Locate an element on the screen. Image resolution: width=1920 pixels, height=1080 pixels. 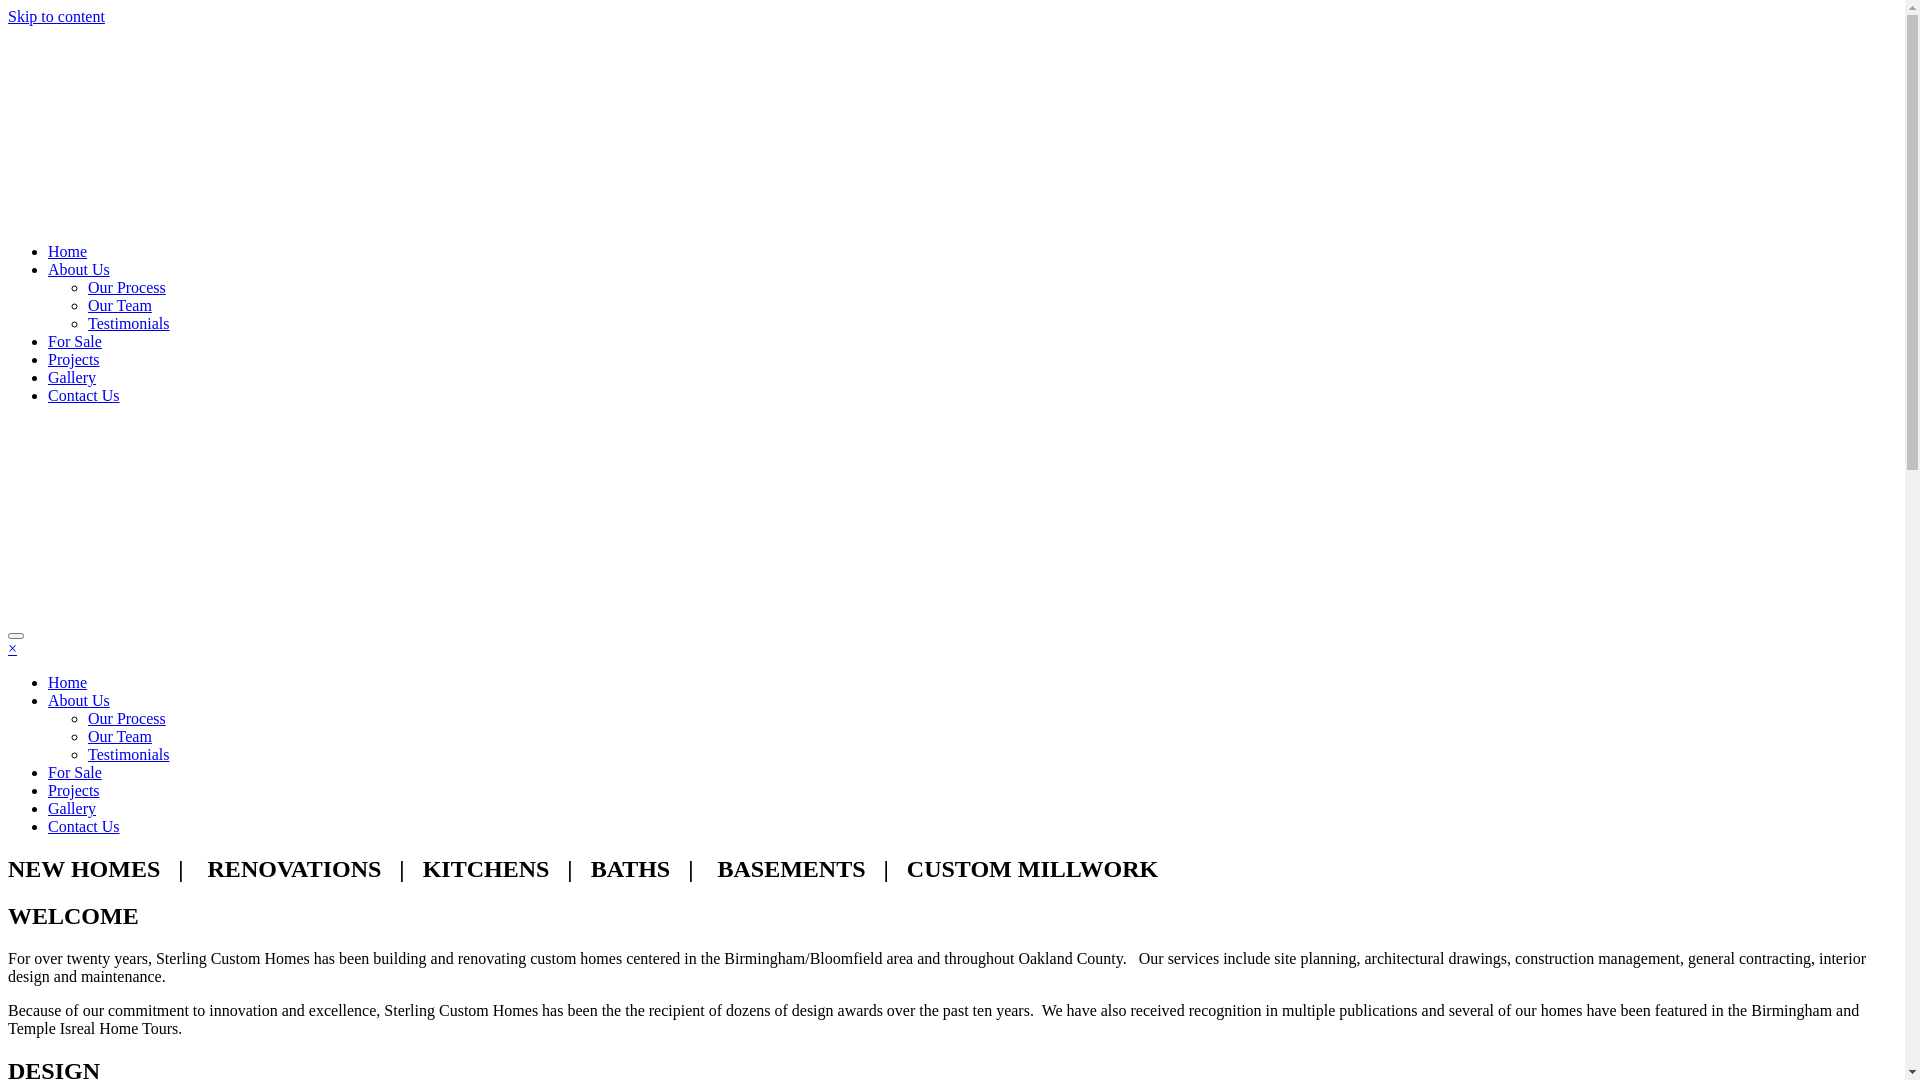
'Contact Us' is located at coordinates (82, 826).